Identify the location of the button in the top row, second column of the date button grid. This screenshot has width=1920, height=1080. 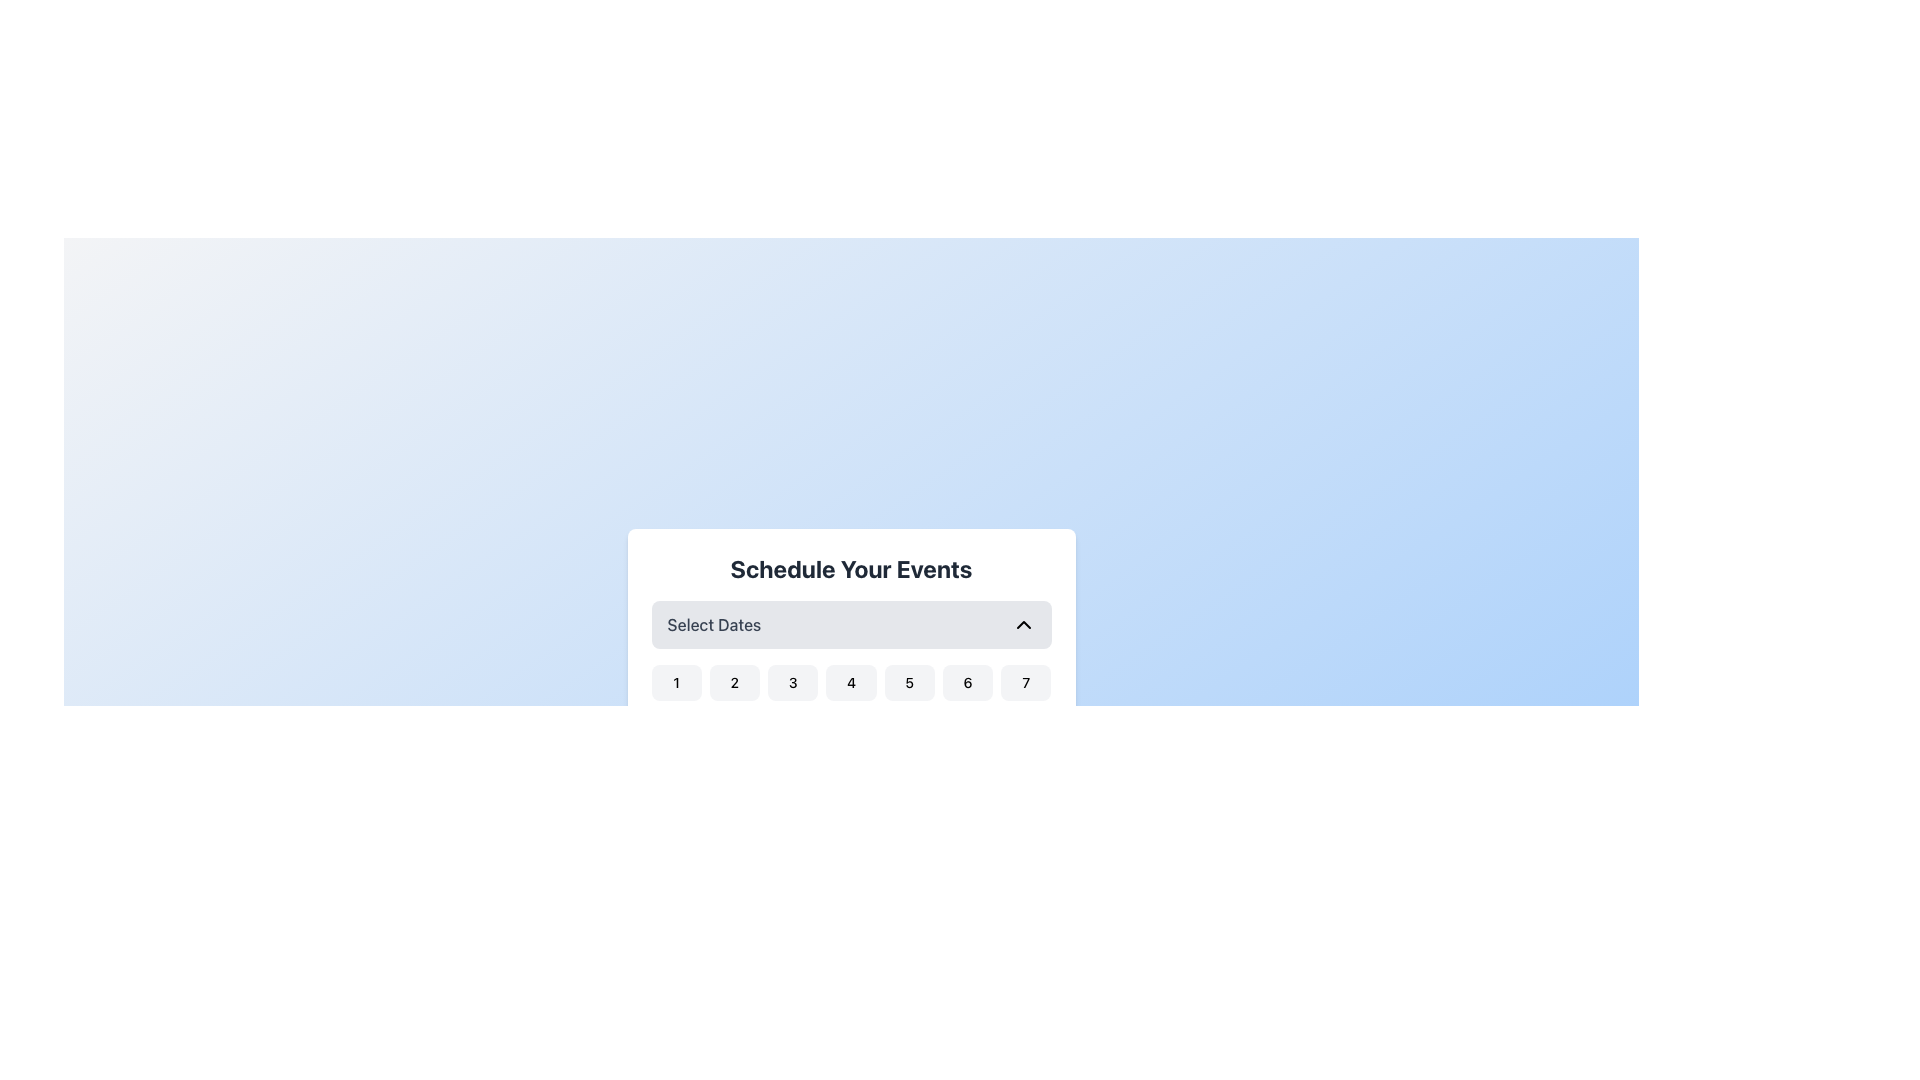
(733, 682).